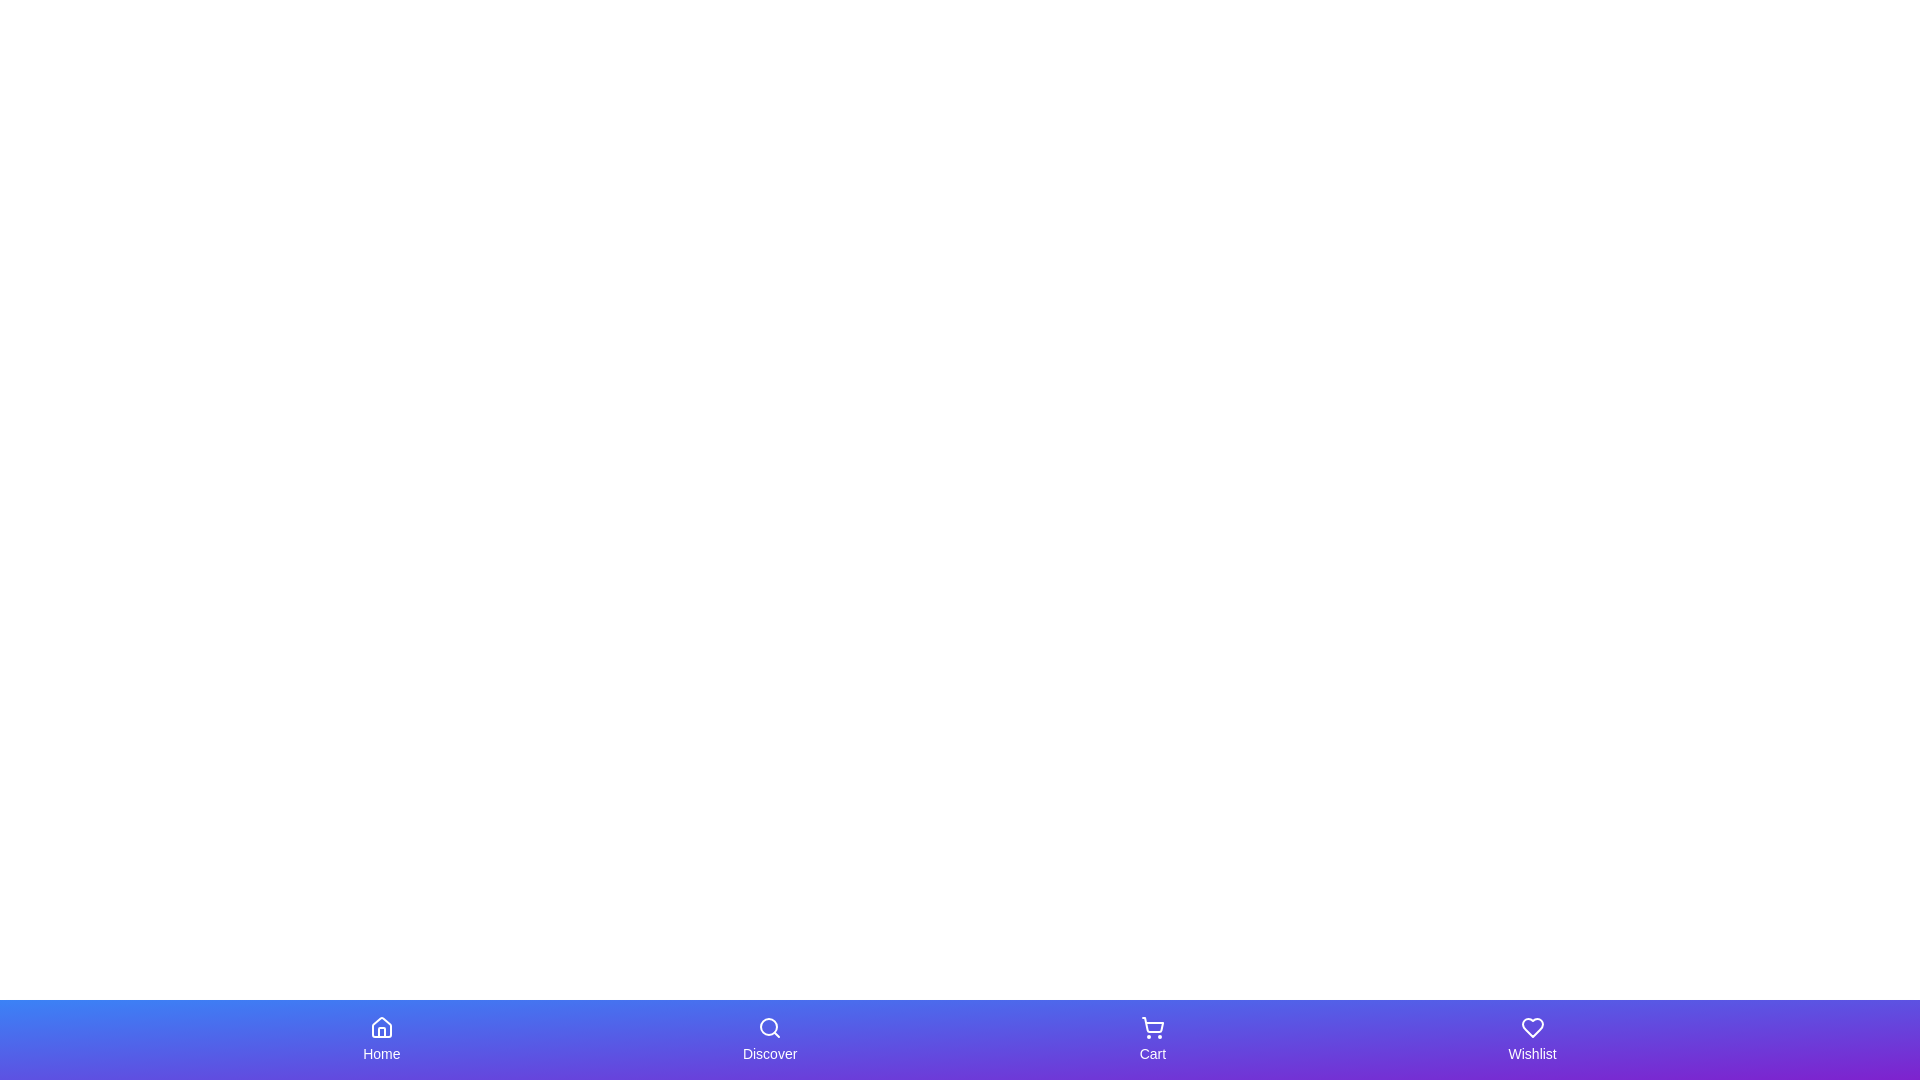 This screenshot has width=1920, height=1080. I want to click on the Home button to select the corresponding tab, so click(381, 1039).